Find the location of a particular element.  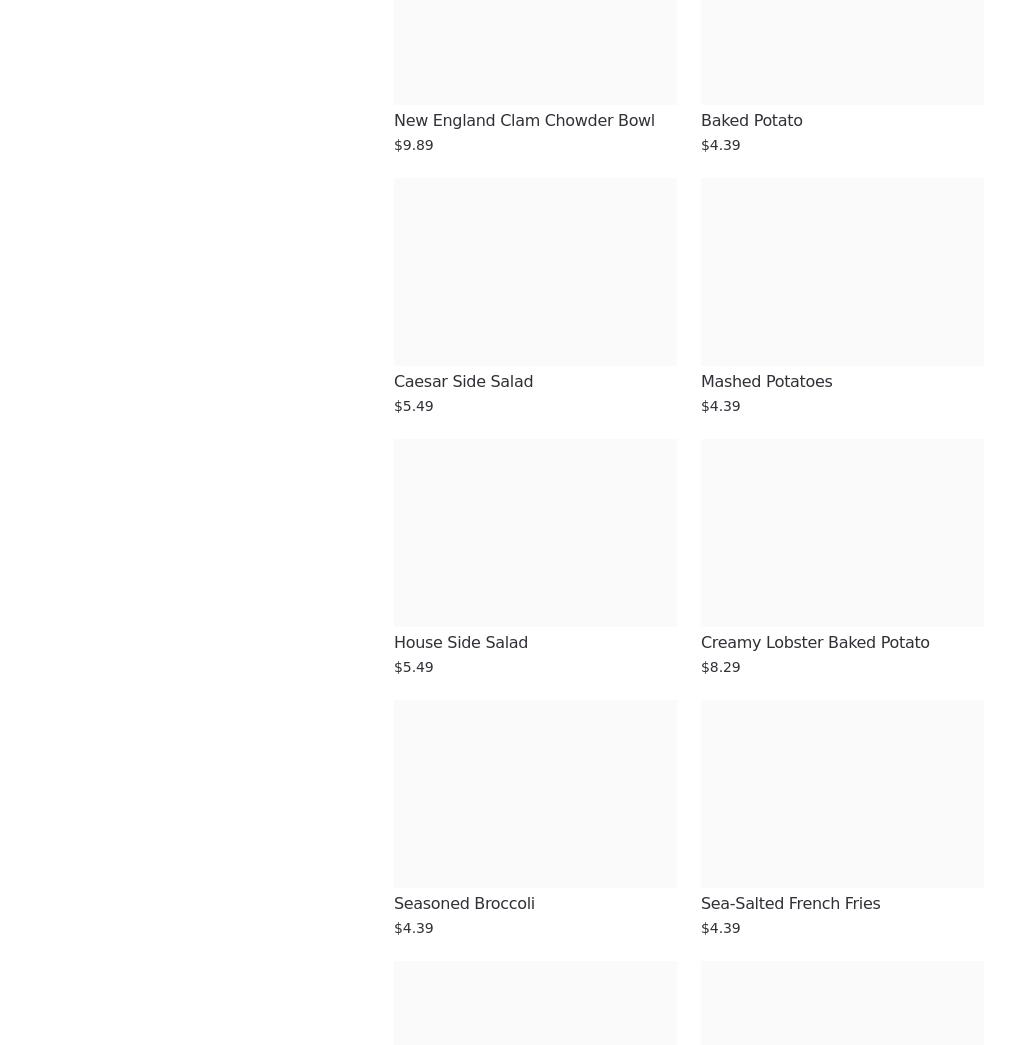

'House Side Salad' is located at coordinates (461, 642).